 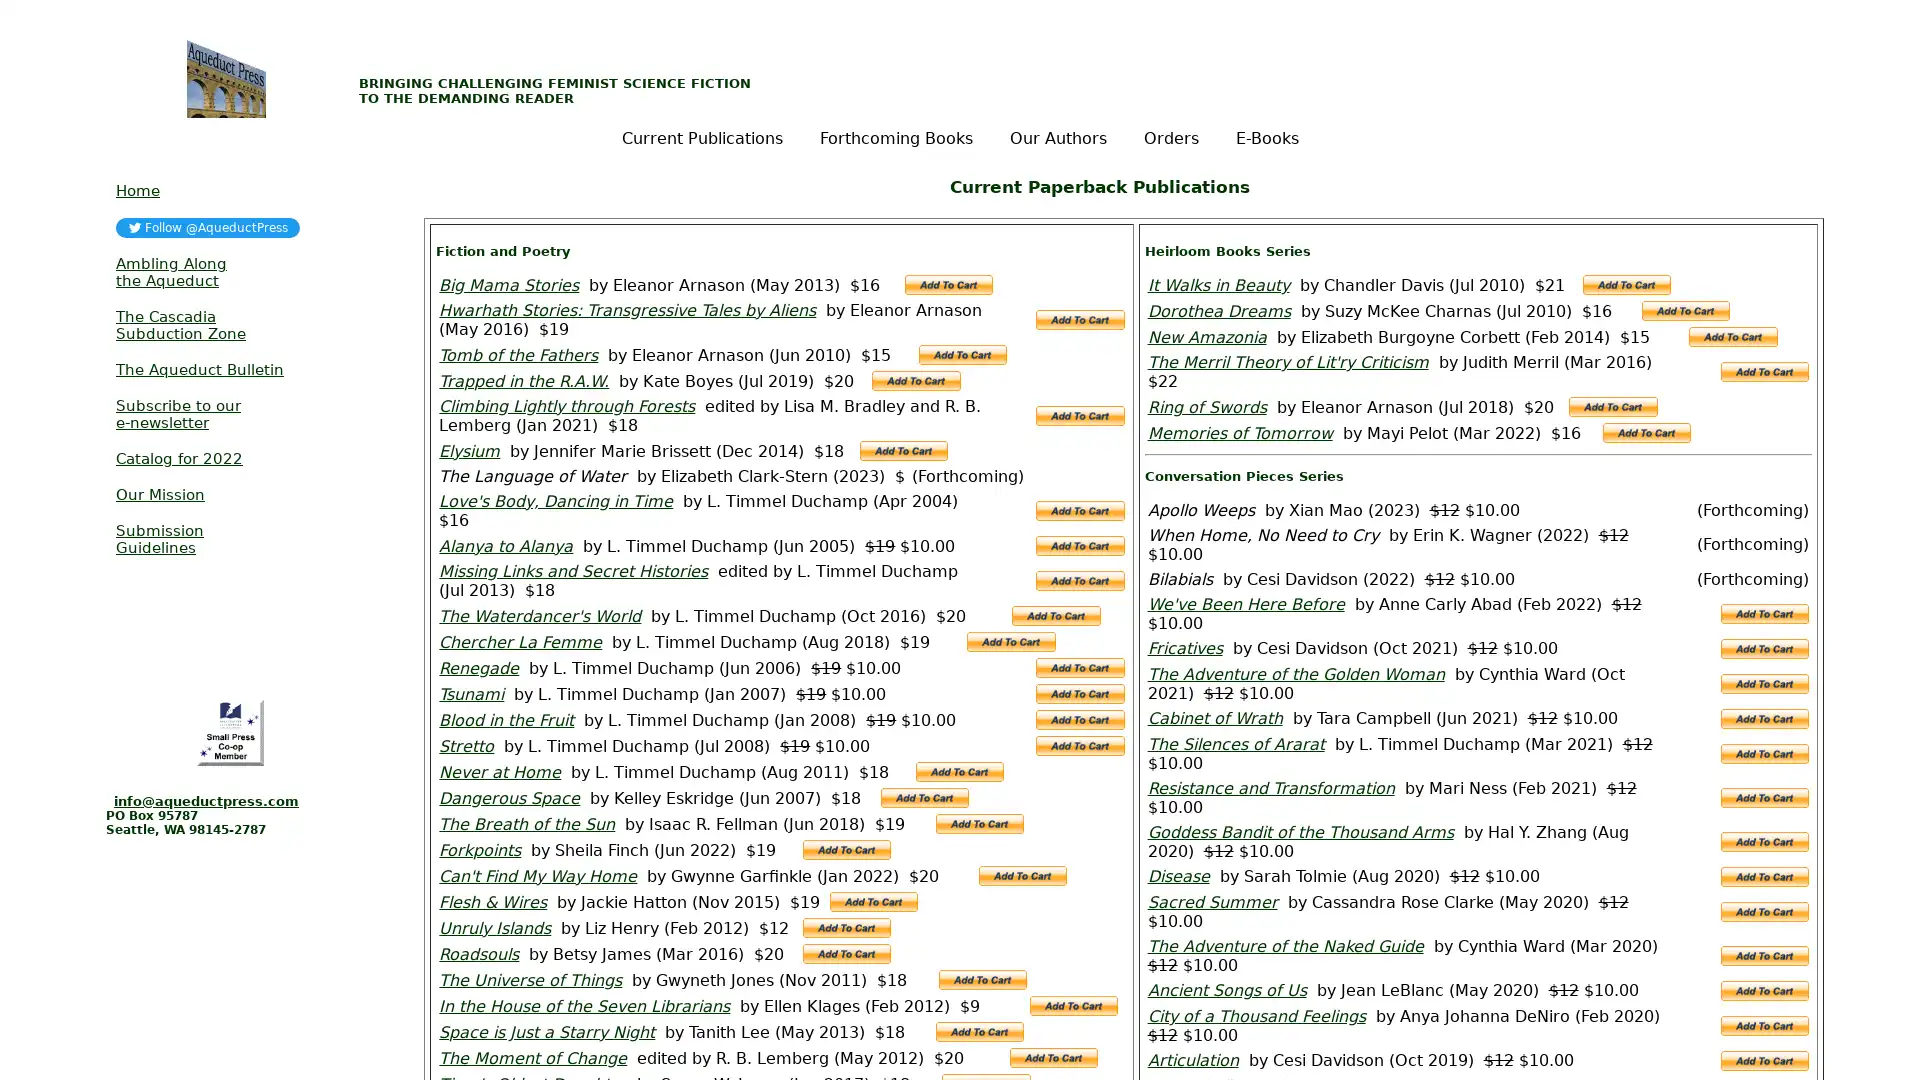 I want to click on Make payments with PayPal - it\'s fast, free and secure!, so click(x=1079, y=509).